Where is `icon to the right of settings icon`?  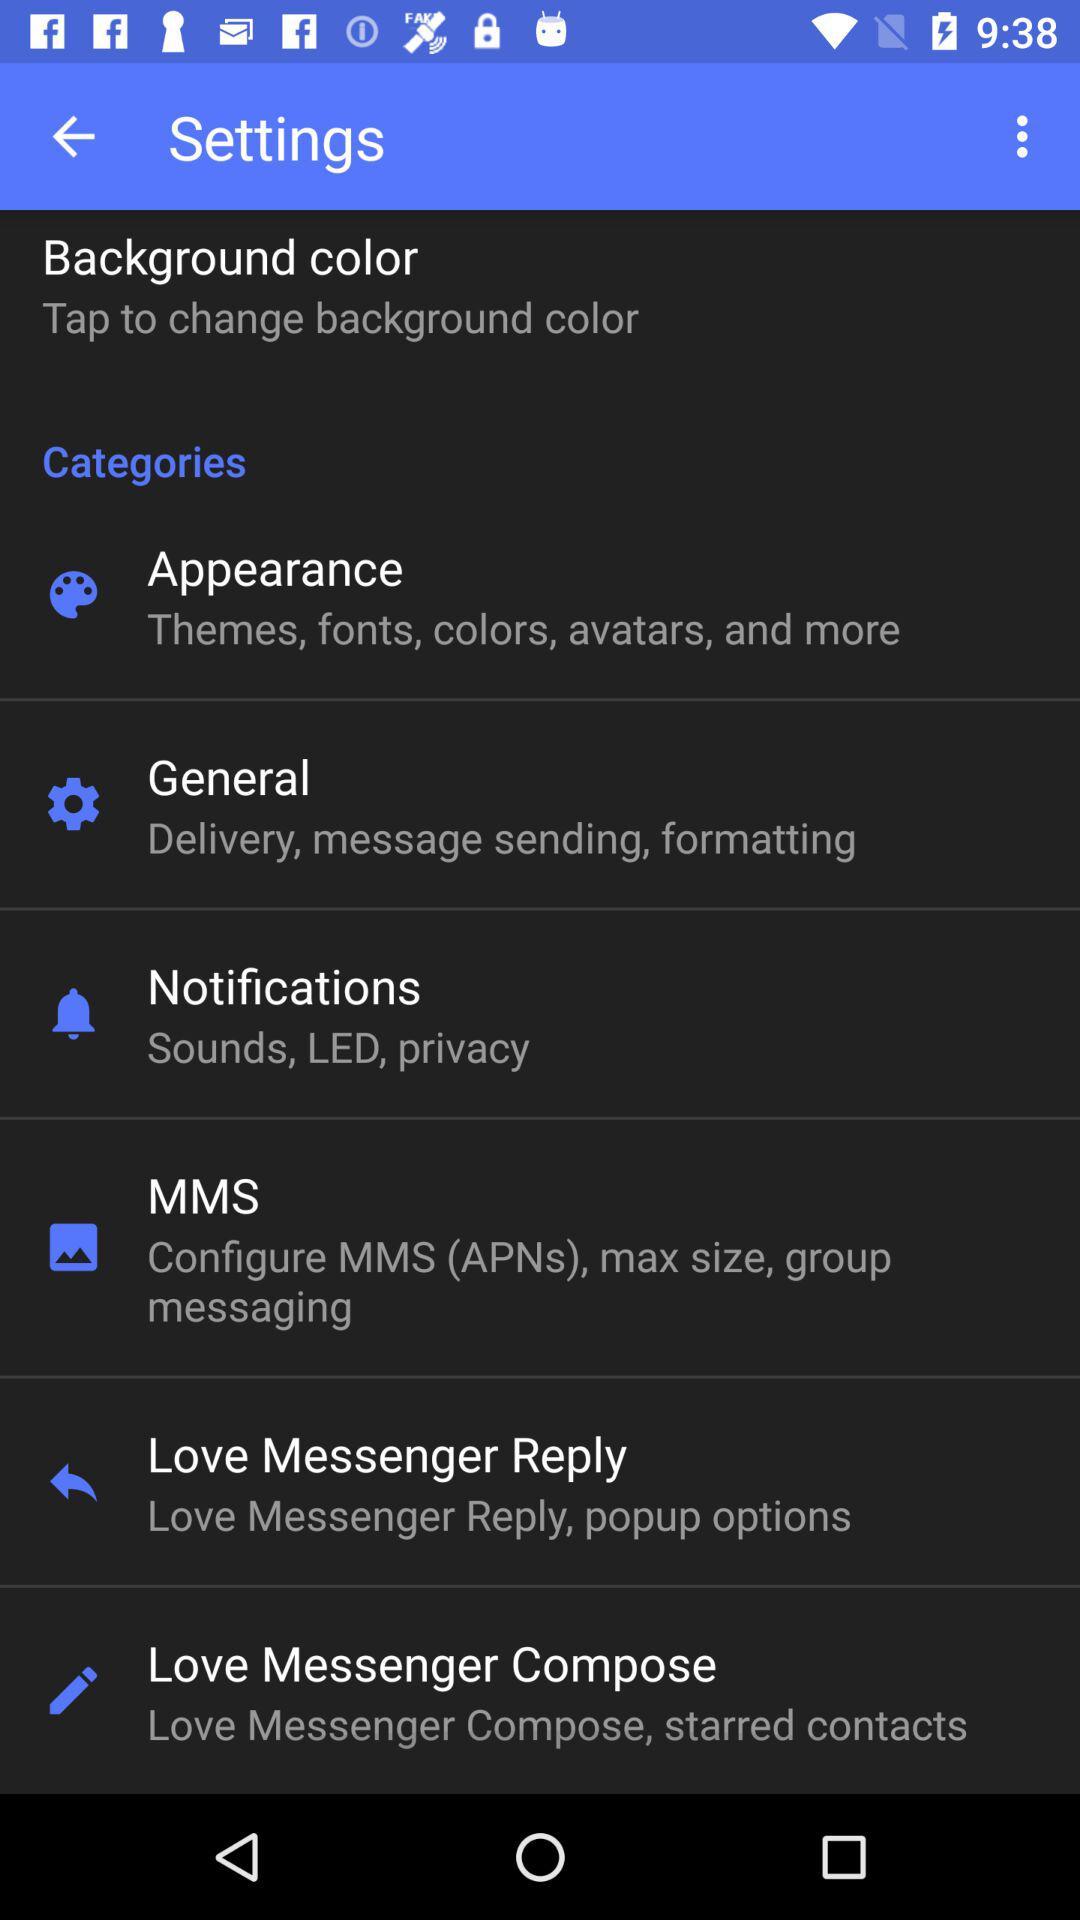 icon to the right of settings icon is located at coordinates (1027, 135).